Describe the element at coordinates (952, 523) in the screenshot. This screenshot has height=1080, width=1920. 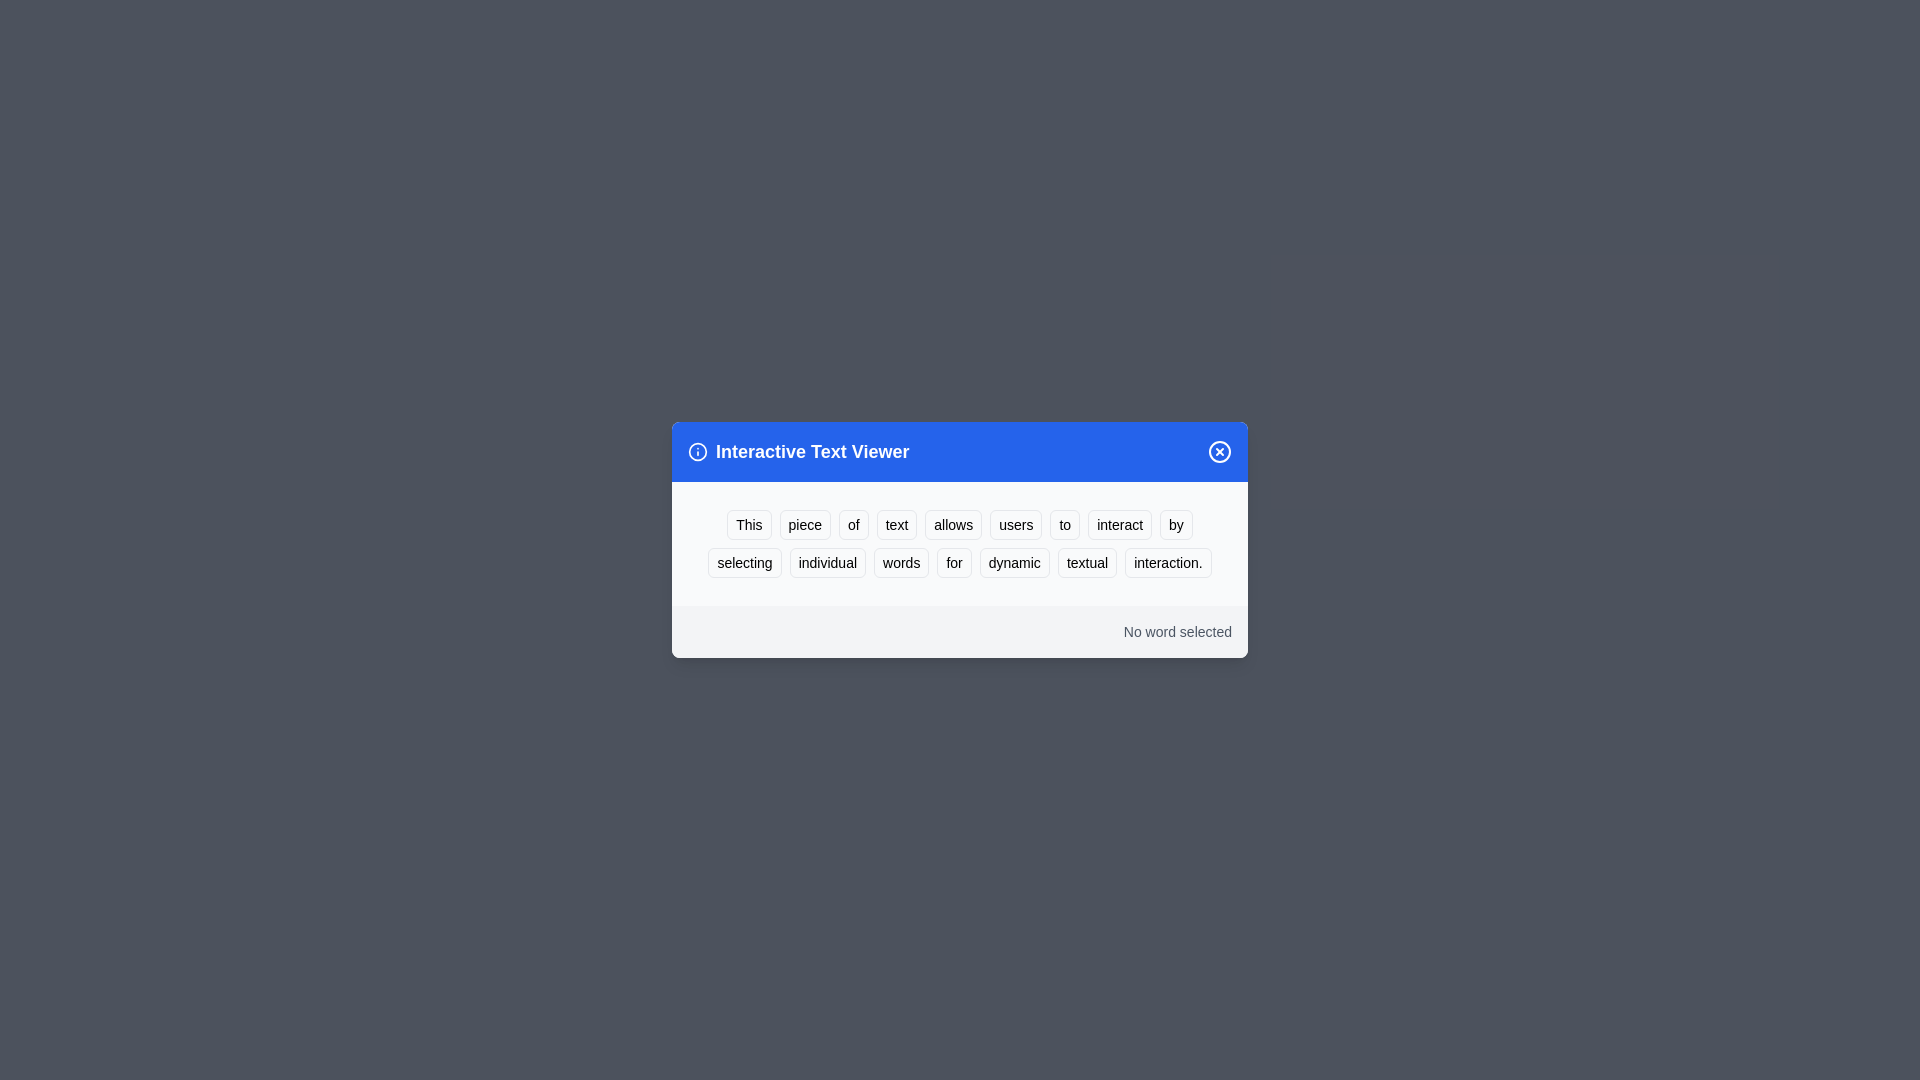
I see `the word 'allows' to highlight it` at that location.